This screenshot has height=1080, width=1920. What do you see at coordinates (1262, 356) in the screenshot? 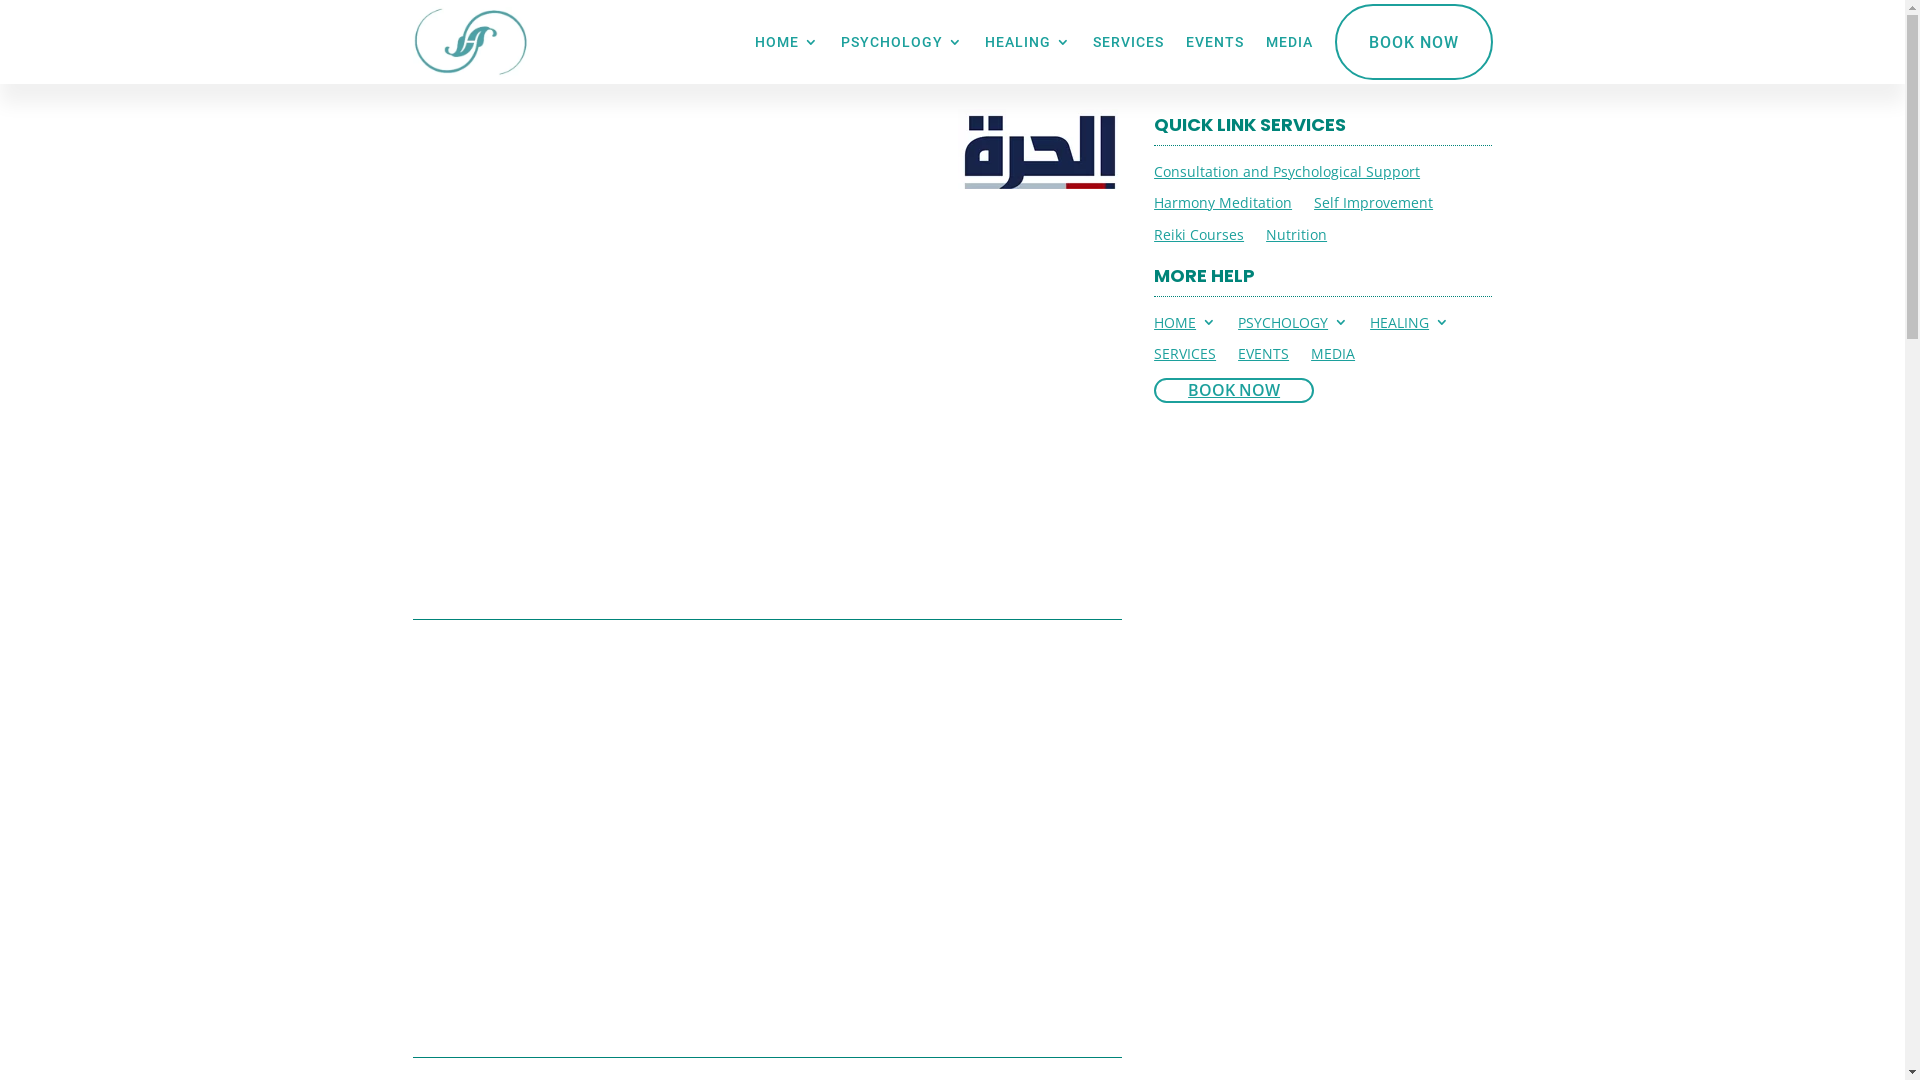
I see `'EVENTS'` at bounding box center [1262, 356].